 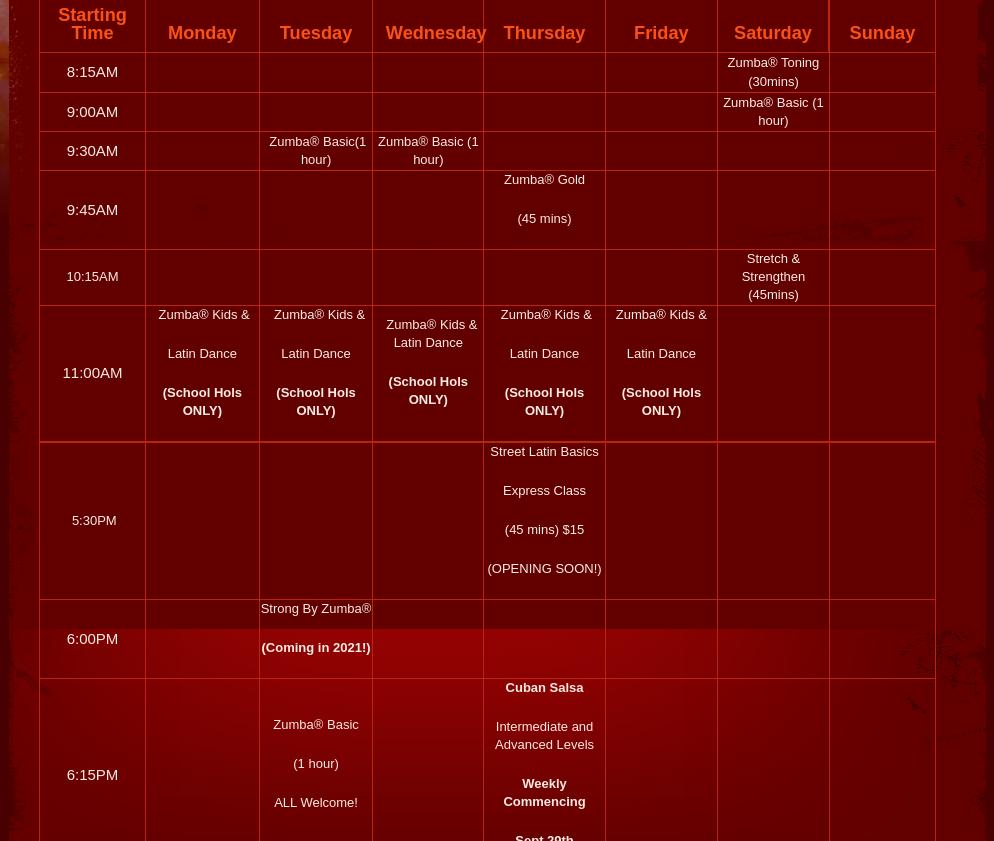 I want to click on 'Zumba® Gold', so click(x=543, y=178).